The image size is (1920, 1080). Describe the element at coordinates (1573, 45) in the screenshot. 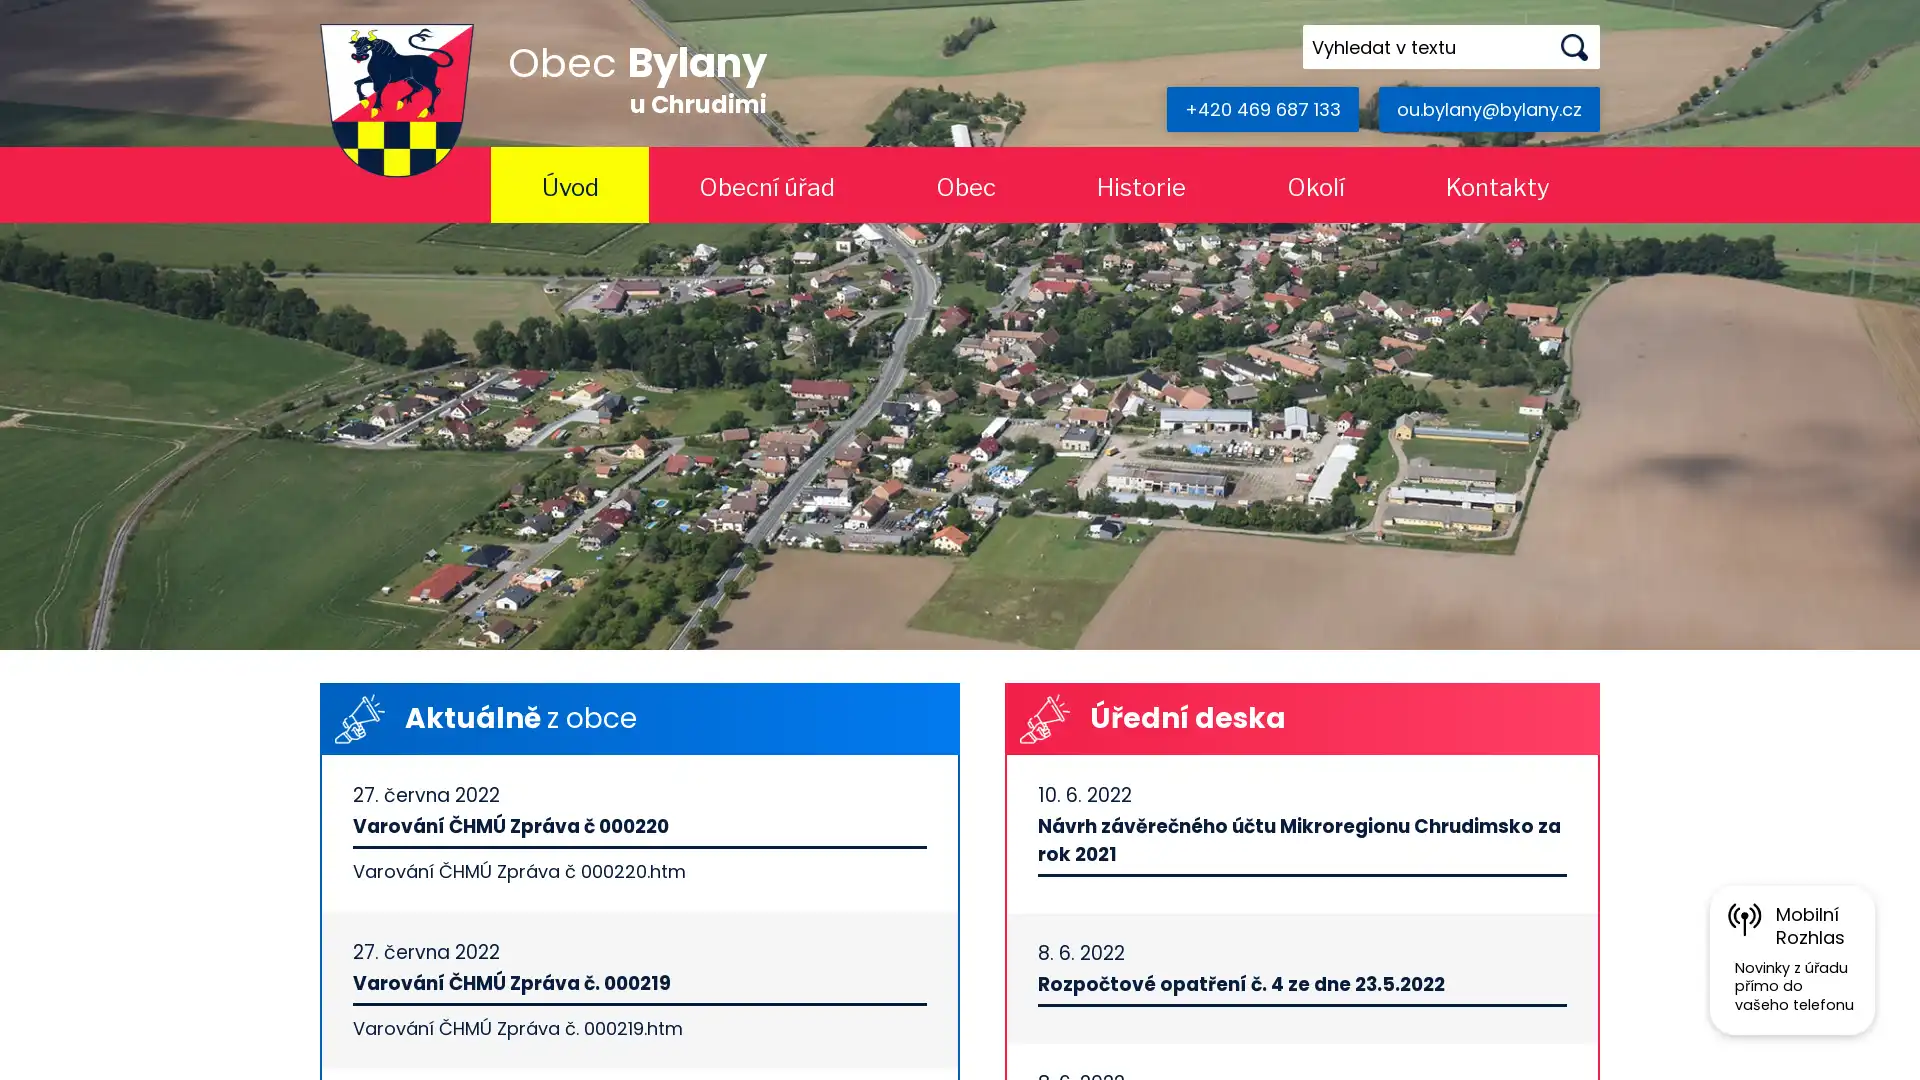

I see `Hledat` at that location.